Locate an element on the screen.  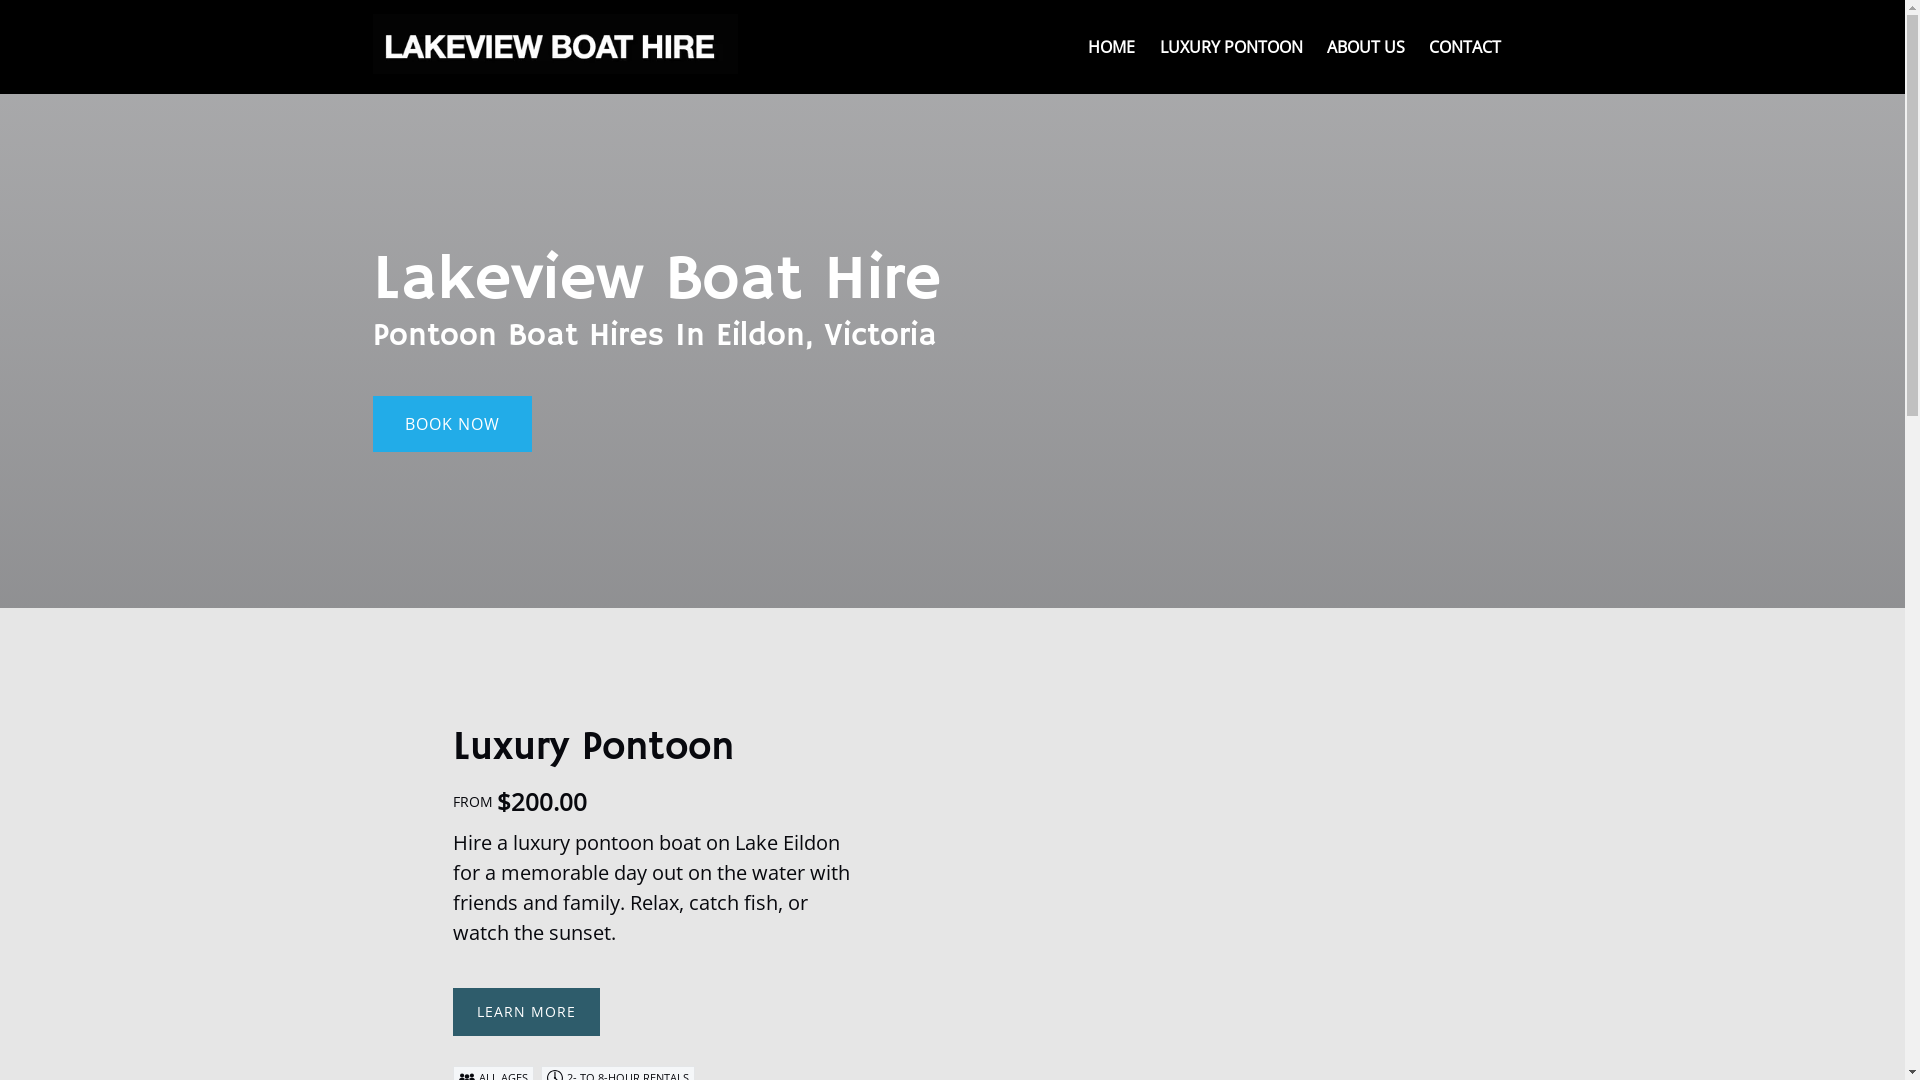
'LUXURY PONTOON' is located at coordinates (1230, 45).